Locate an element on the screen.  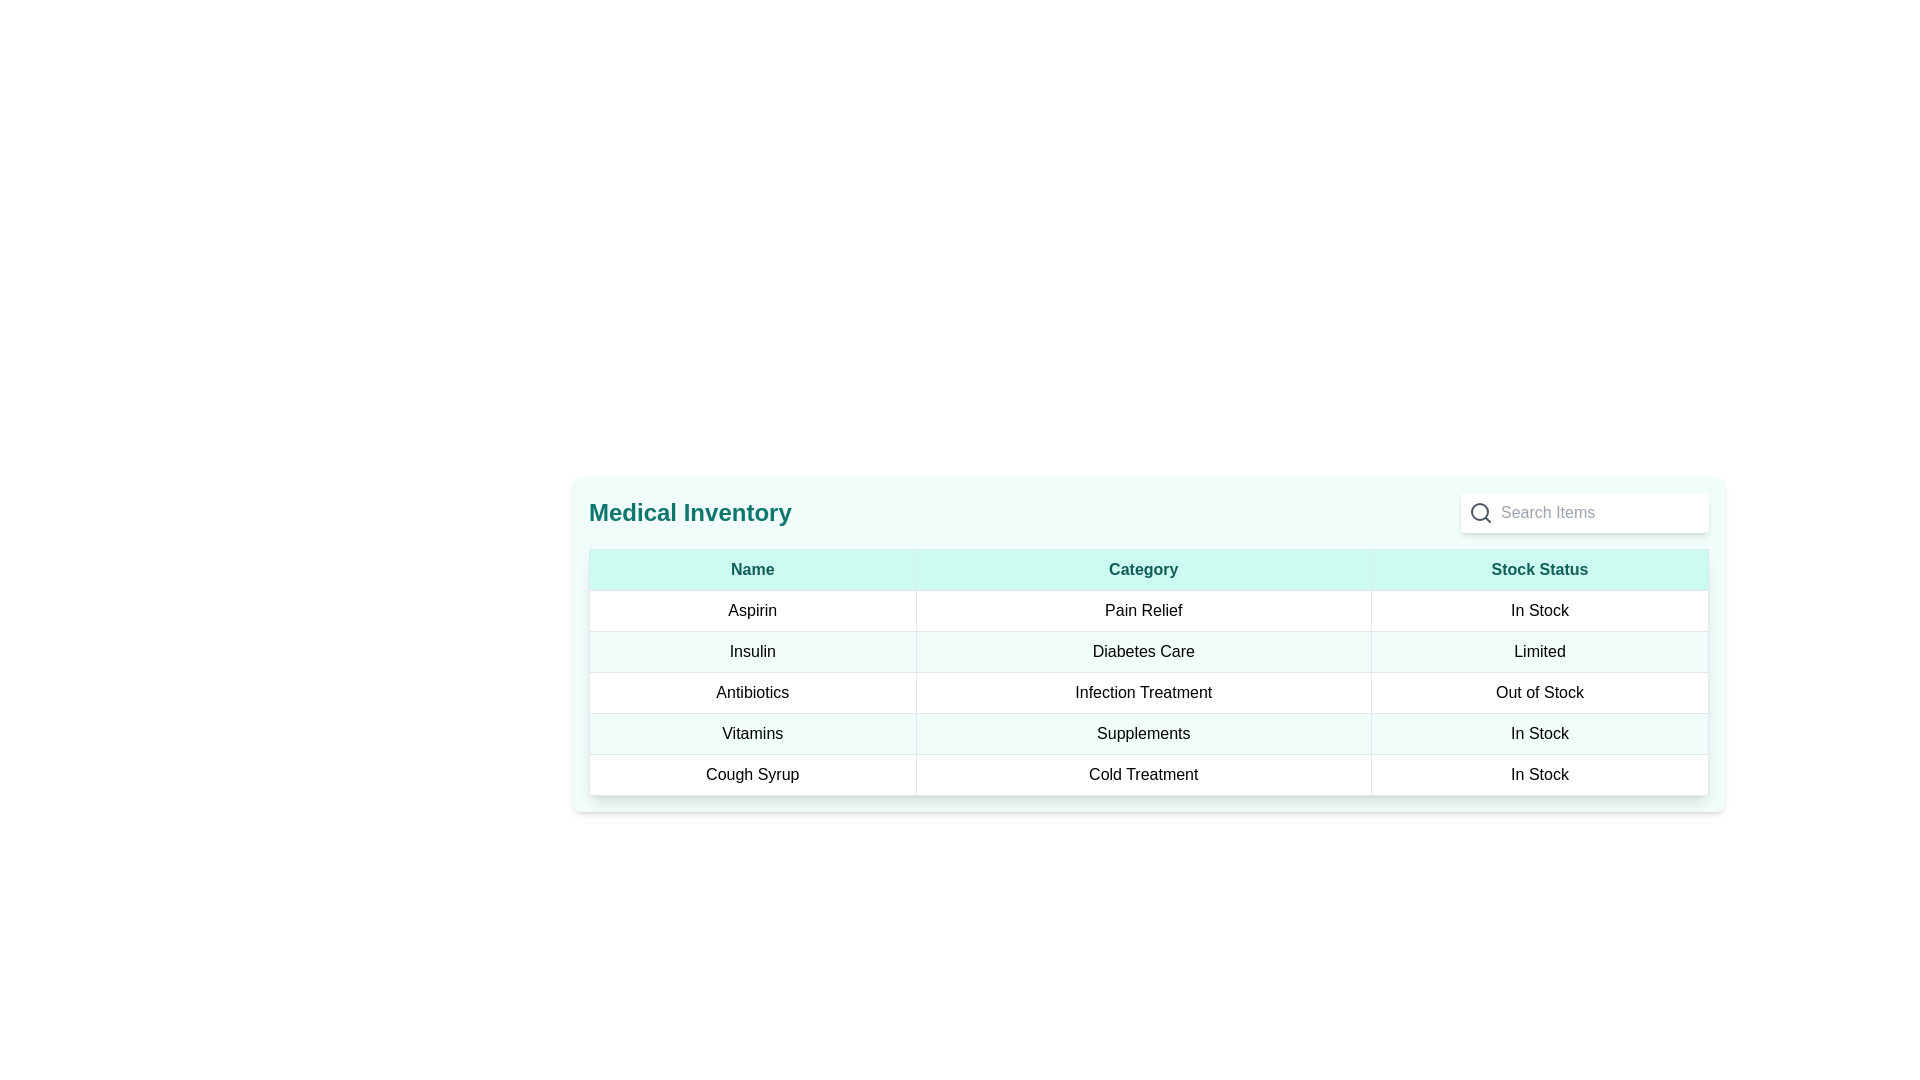
the table cell displaying the name 'Antibiotics' located in the third row of the 'Name' column is located at coordinates (751, 692).